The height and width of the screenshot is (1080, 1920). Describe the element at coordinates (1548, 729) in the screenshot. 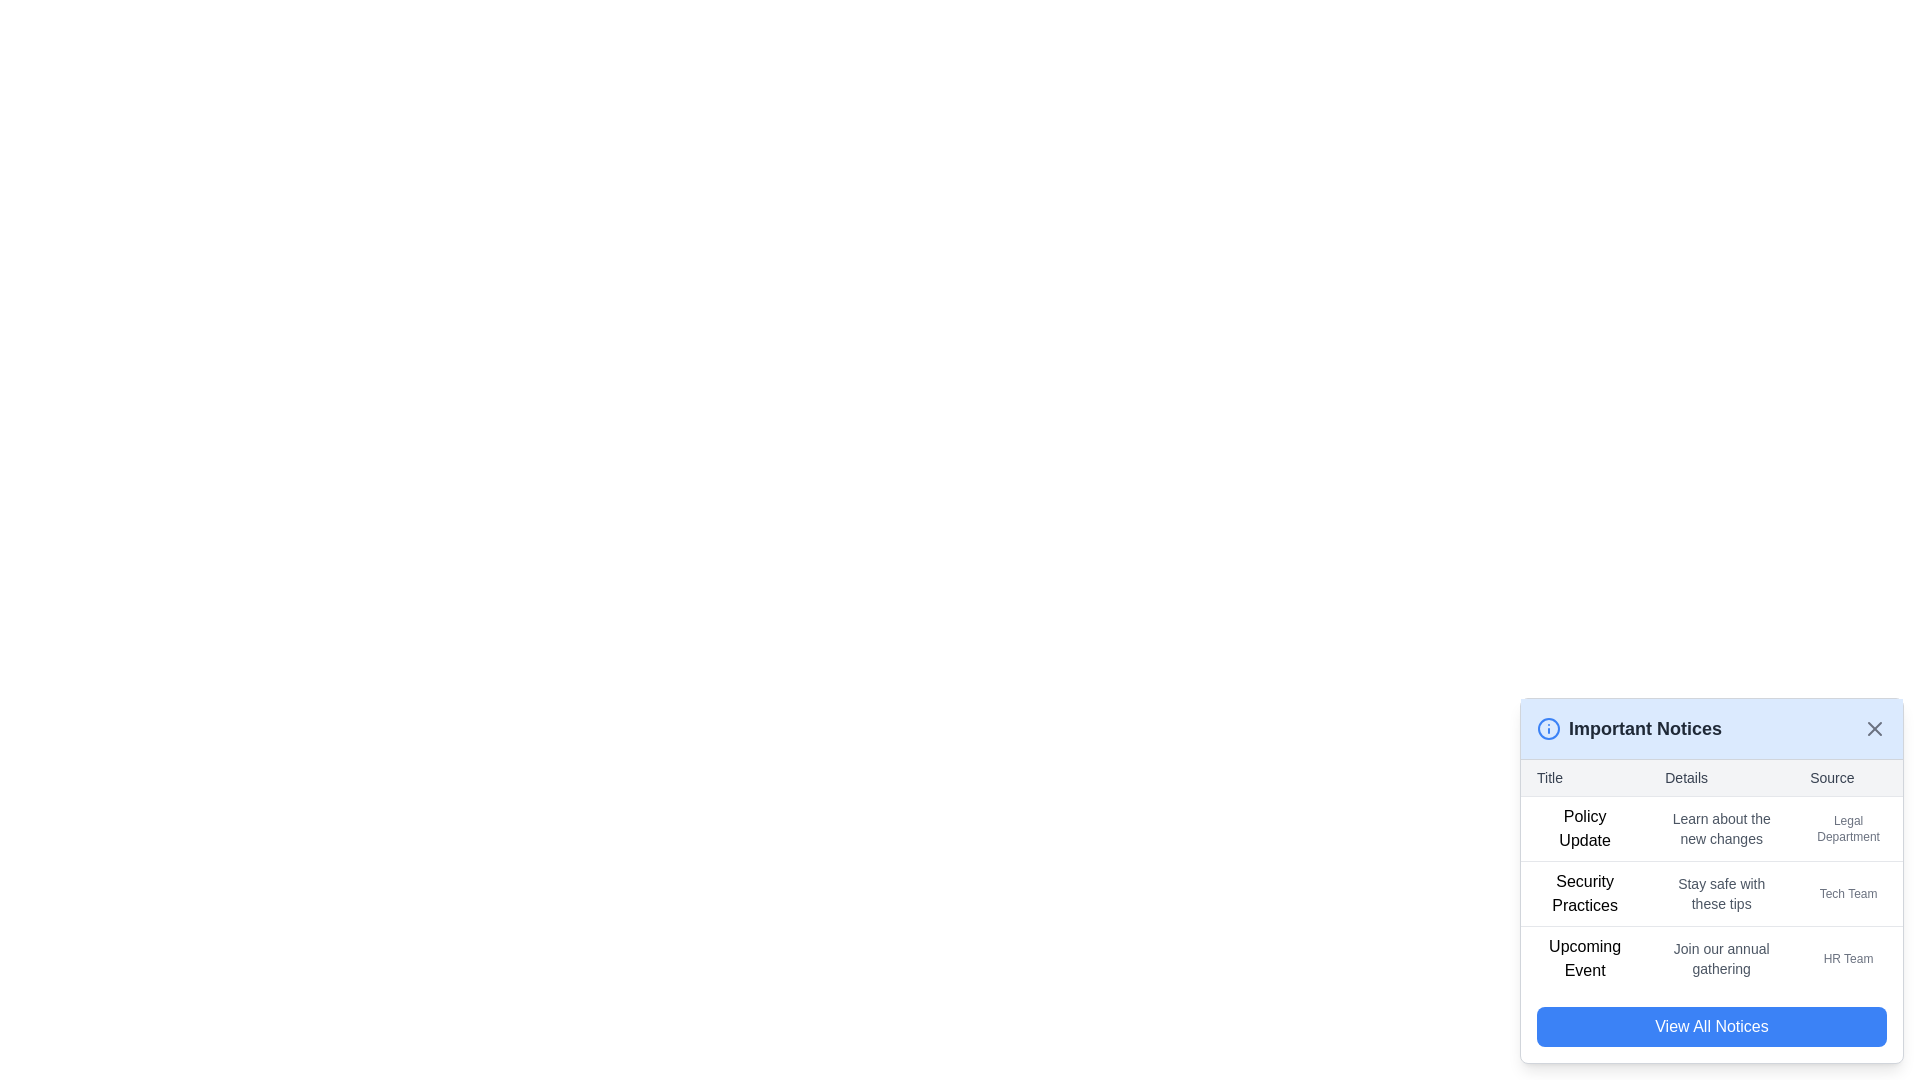

I see `the informational icon located to the left of the title text 'Important Notices' in the header section` at that location.